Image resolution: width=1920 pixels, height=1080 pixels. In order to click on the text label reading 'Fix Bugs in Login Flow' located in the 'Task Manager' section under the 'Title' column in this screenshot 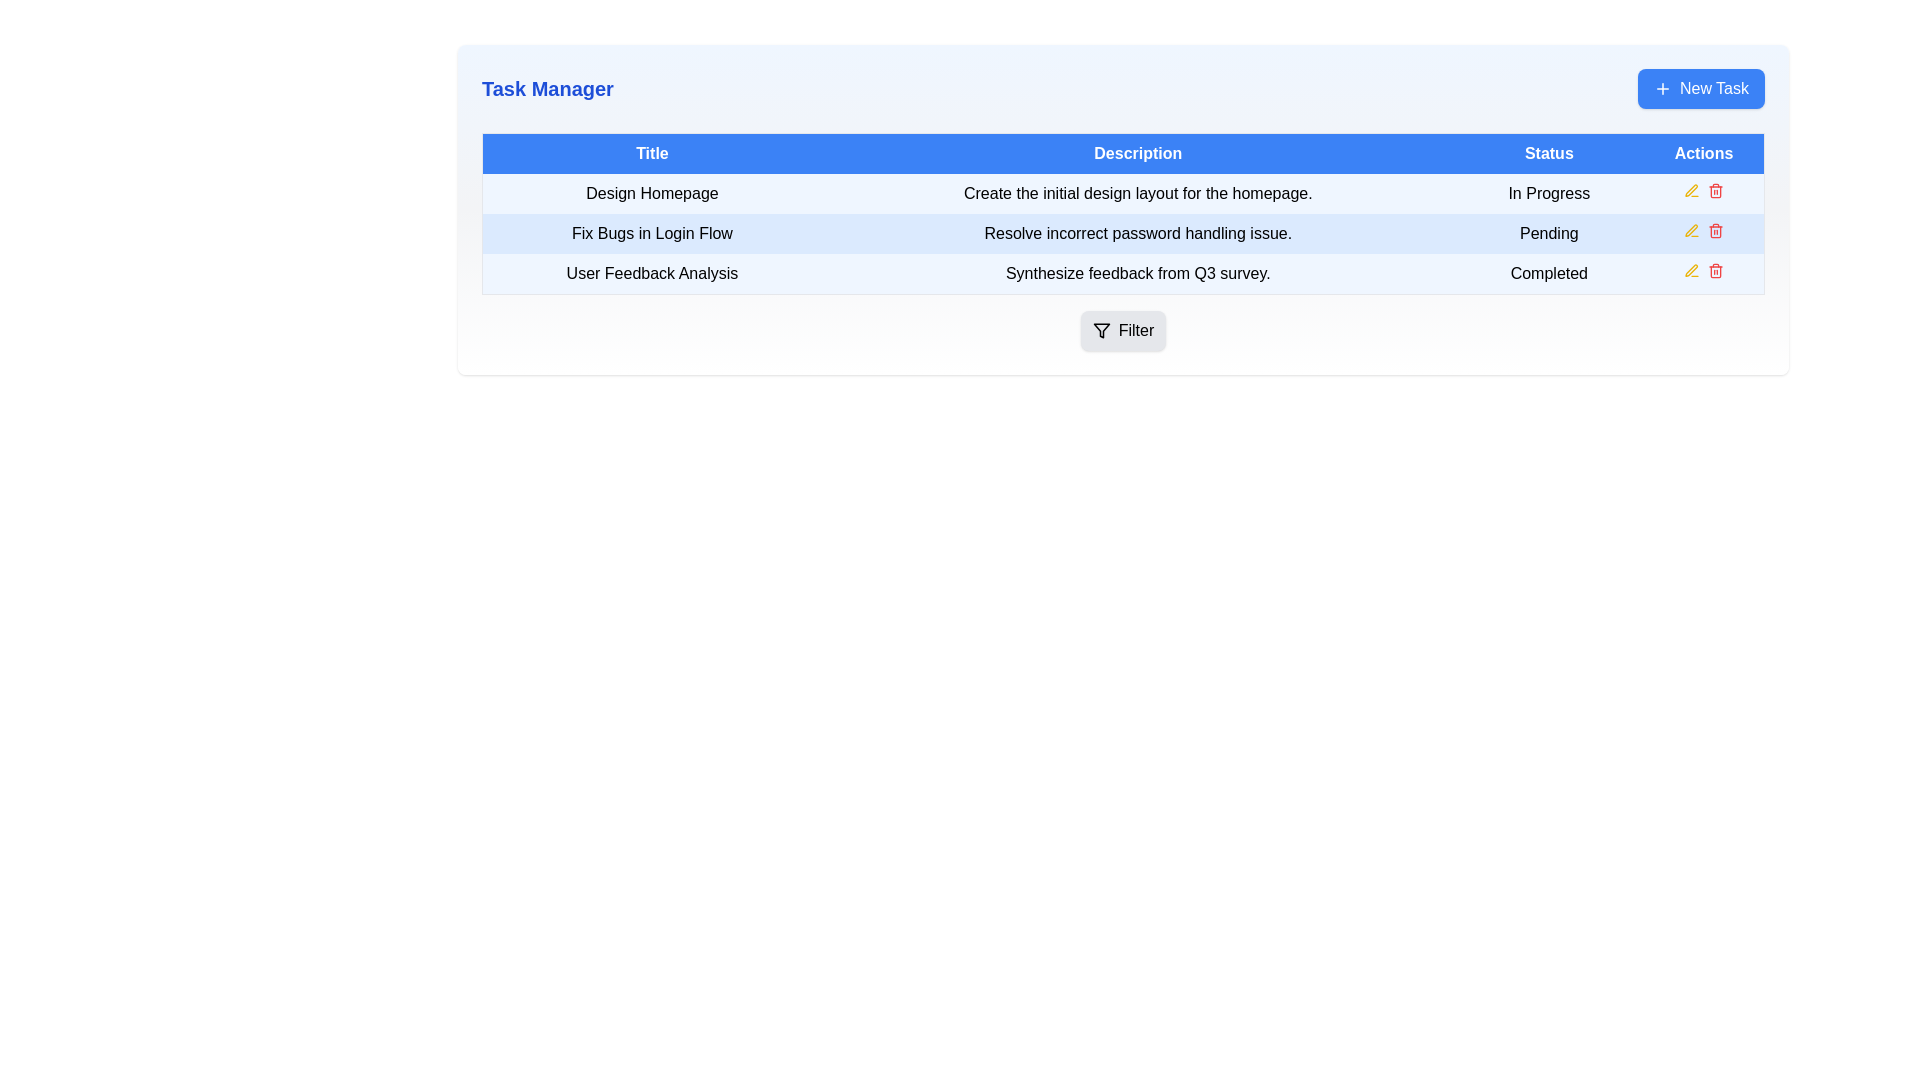, I will do `click(652, 233)`.